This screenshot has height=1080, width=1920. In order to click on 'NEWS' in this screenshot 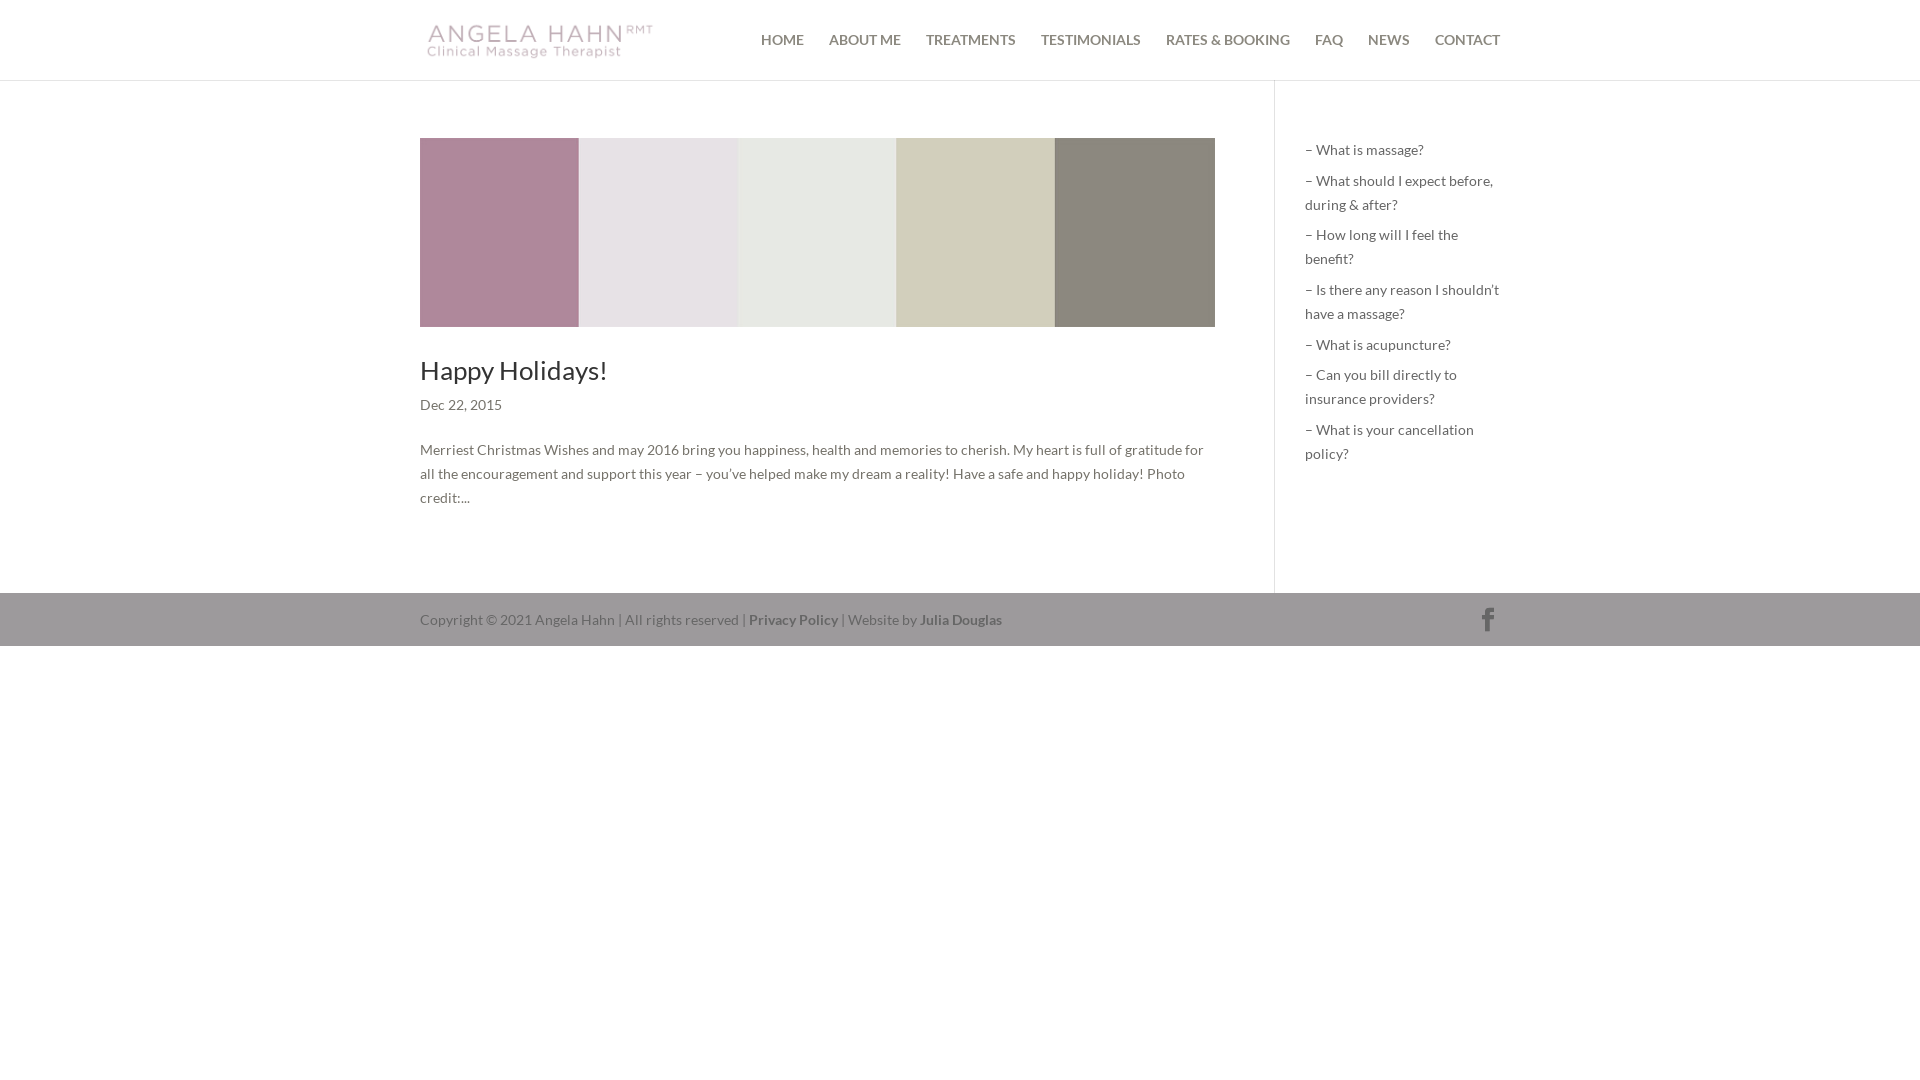, I will do `click(1387, 55)`.